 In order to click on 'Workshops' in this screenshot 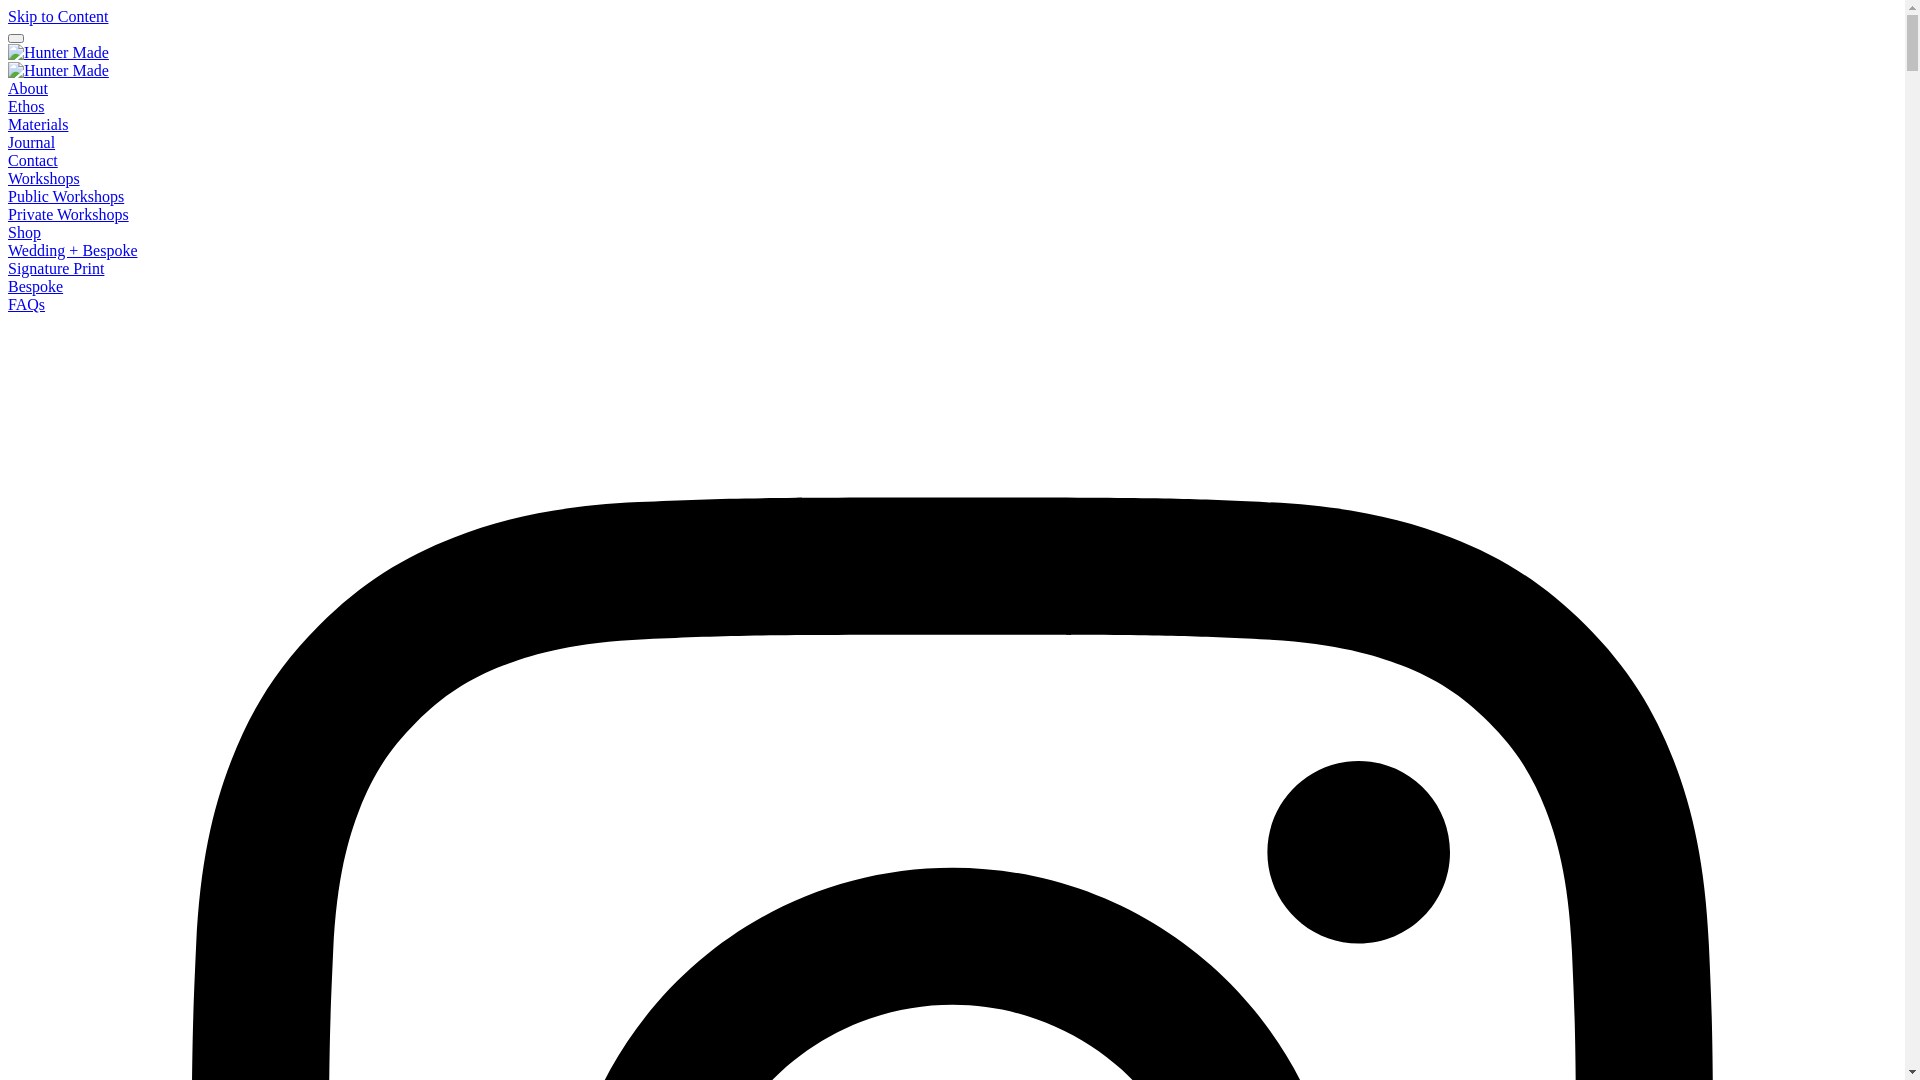, I will do `click(8, 177)`.